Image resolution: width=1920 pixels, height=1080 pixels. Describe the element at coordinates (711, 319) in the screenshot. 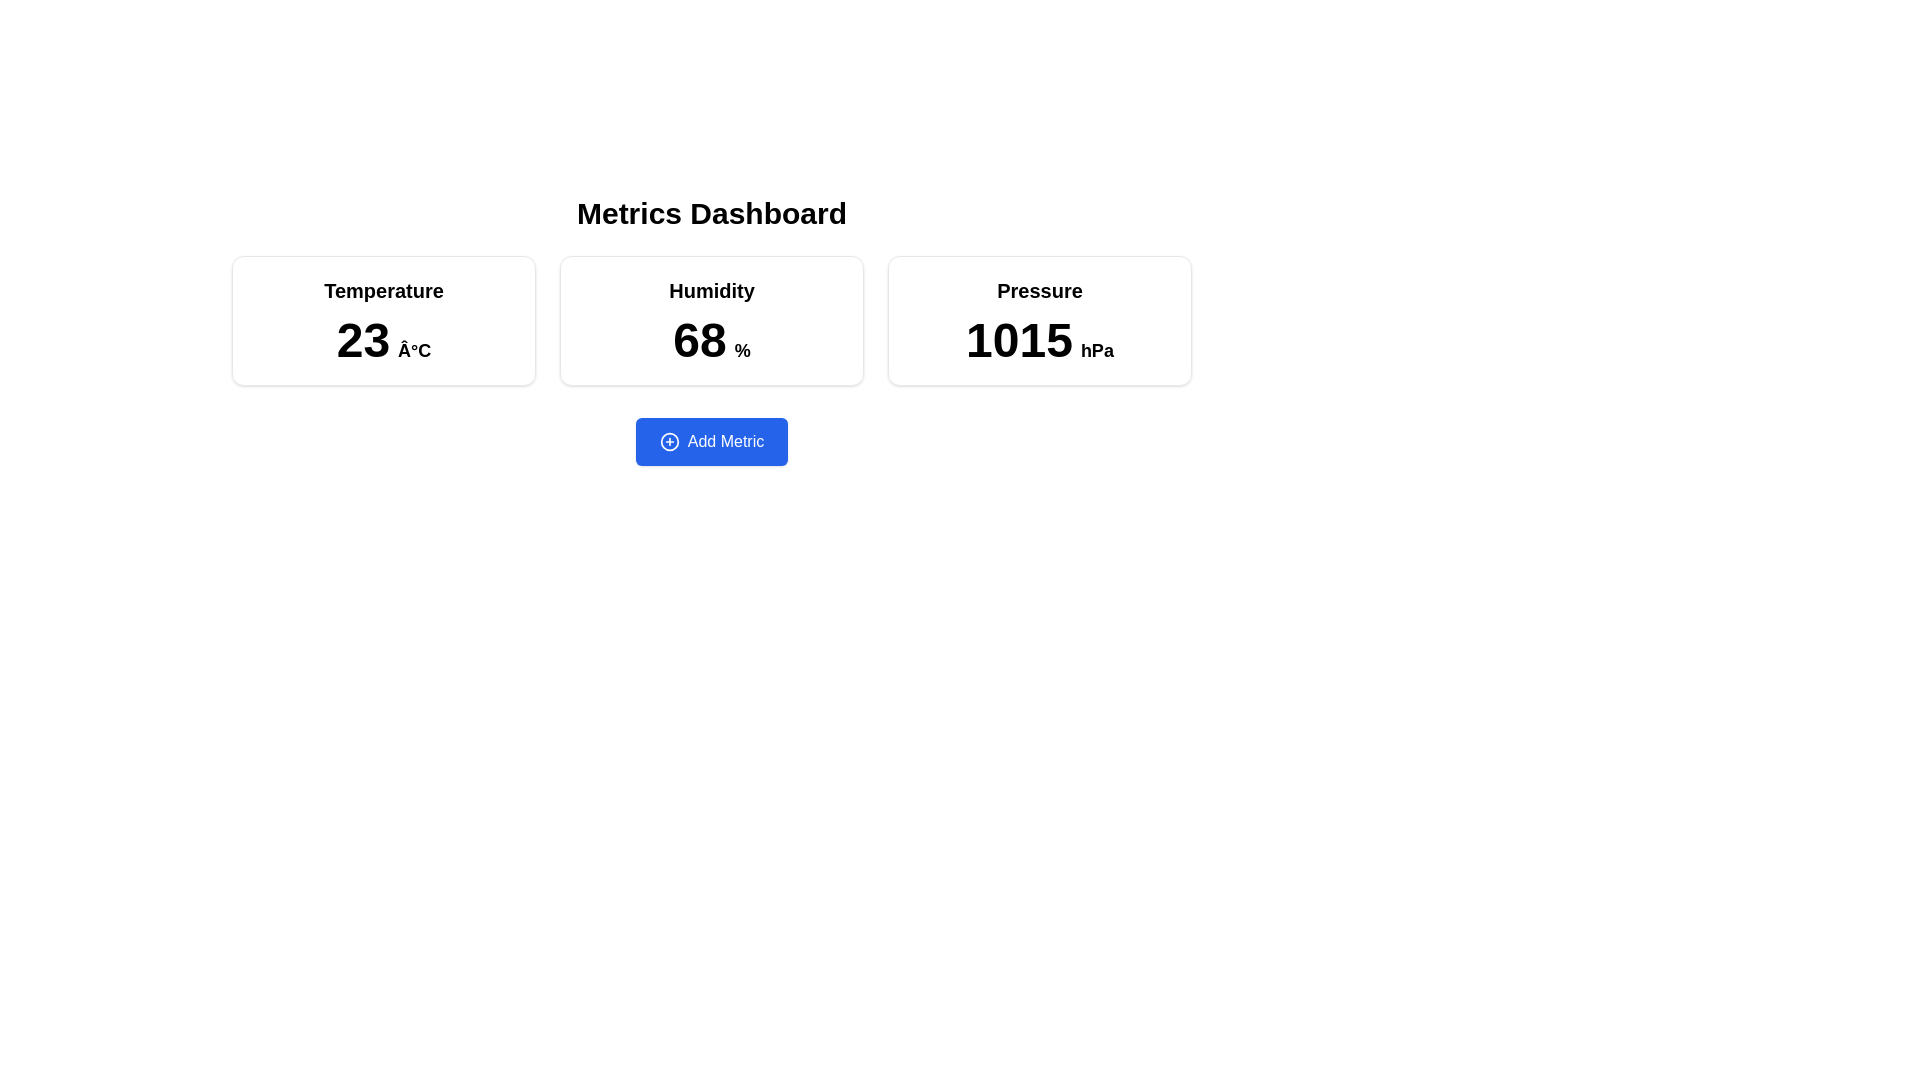

I see `current humidity level displayed on the informational card located in the center column of the grid, between the 'Temperature' and 'Pressure' cards` at that location.